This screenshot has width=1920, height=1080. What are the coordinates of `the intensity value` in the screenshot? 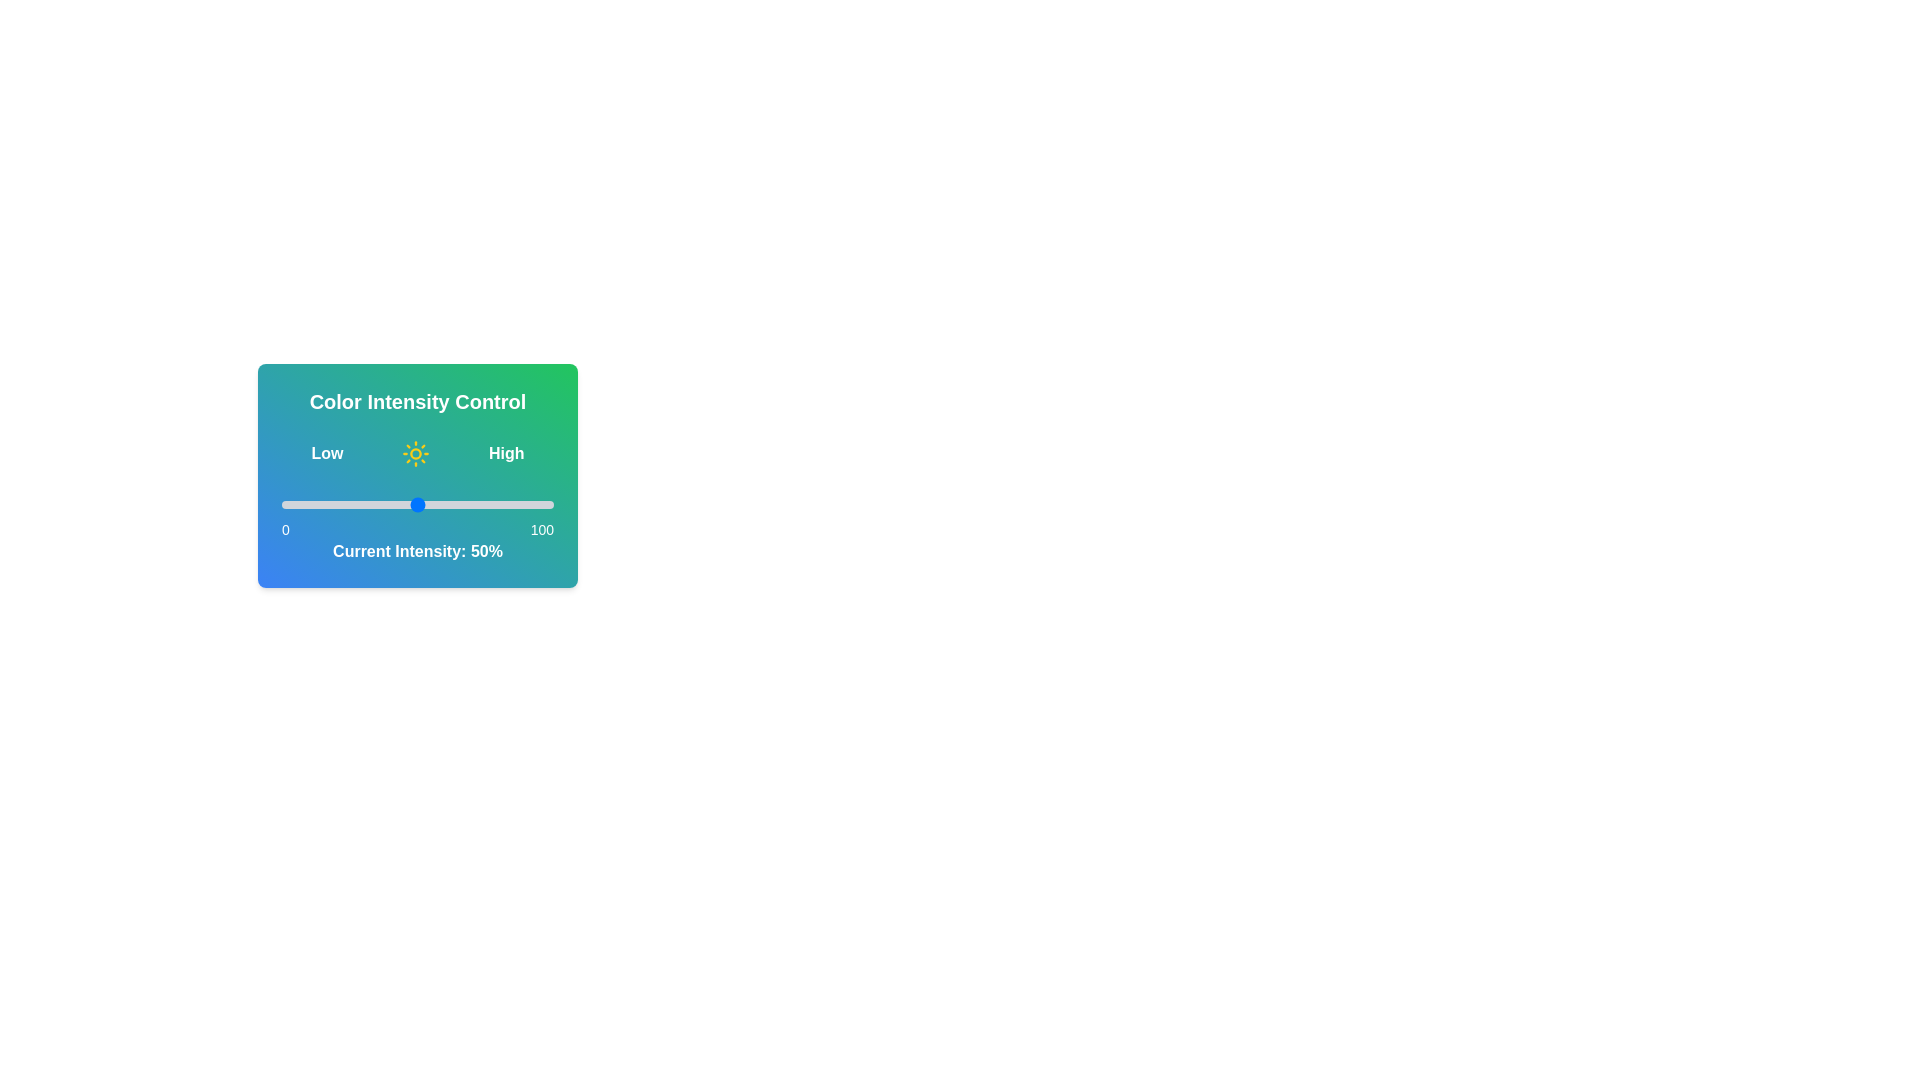 It's located at (499, 504).